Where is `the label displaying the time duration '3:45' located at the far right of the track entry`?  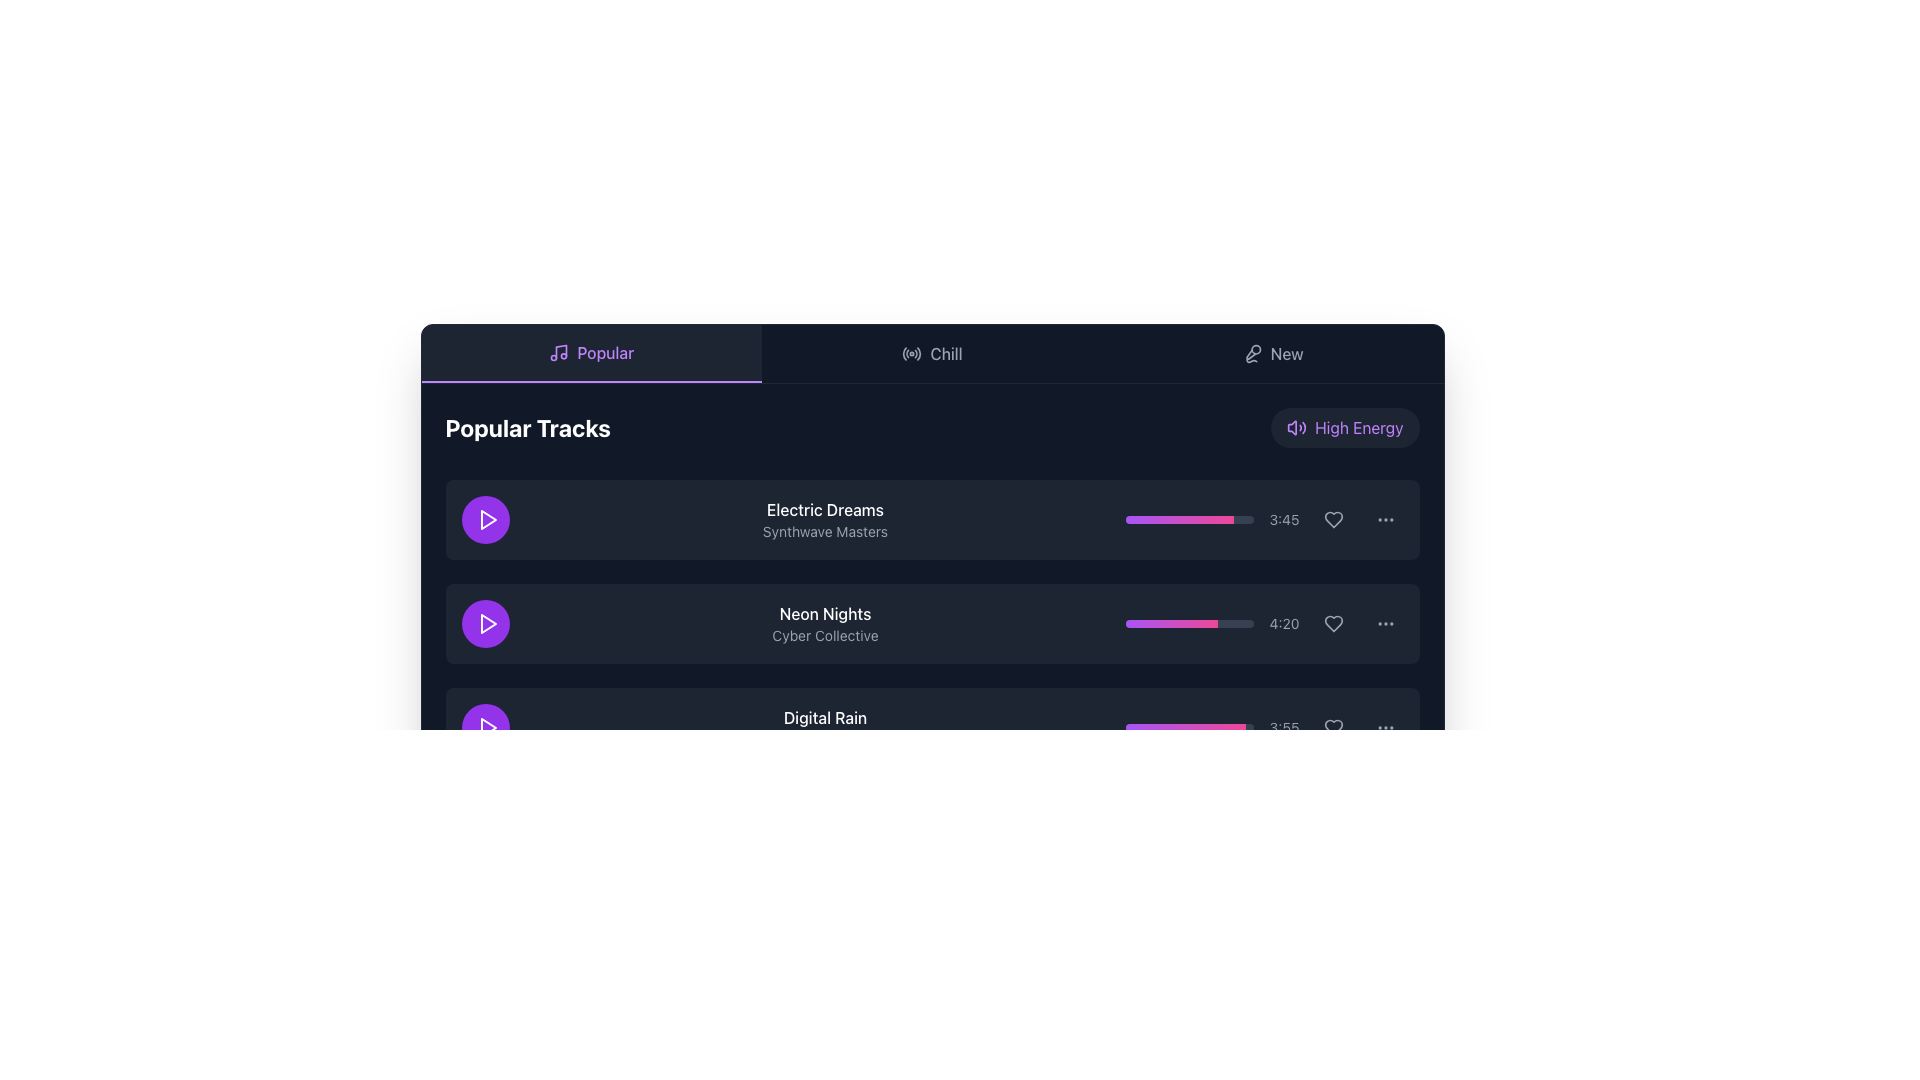 the label displaying the time duration '3:45' located at the far right of the track entry is located at coordinates (1284, 519).